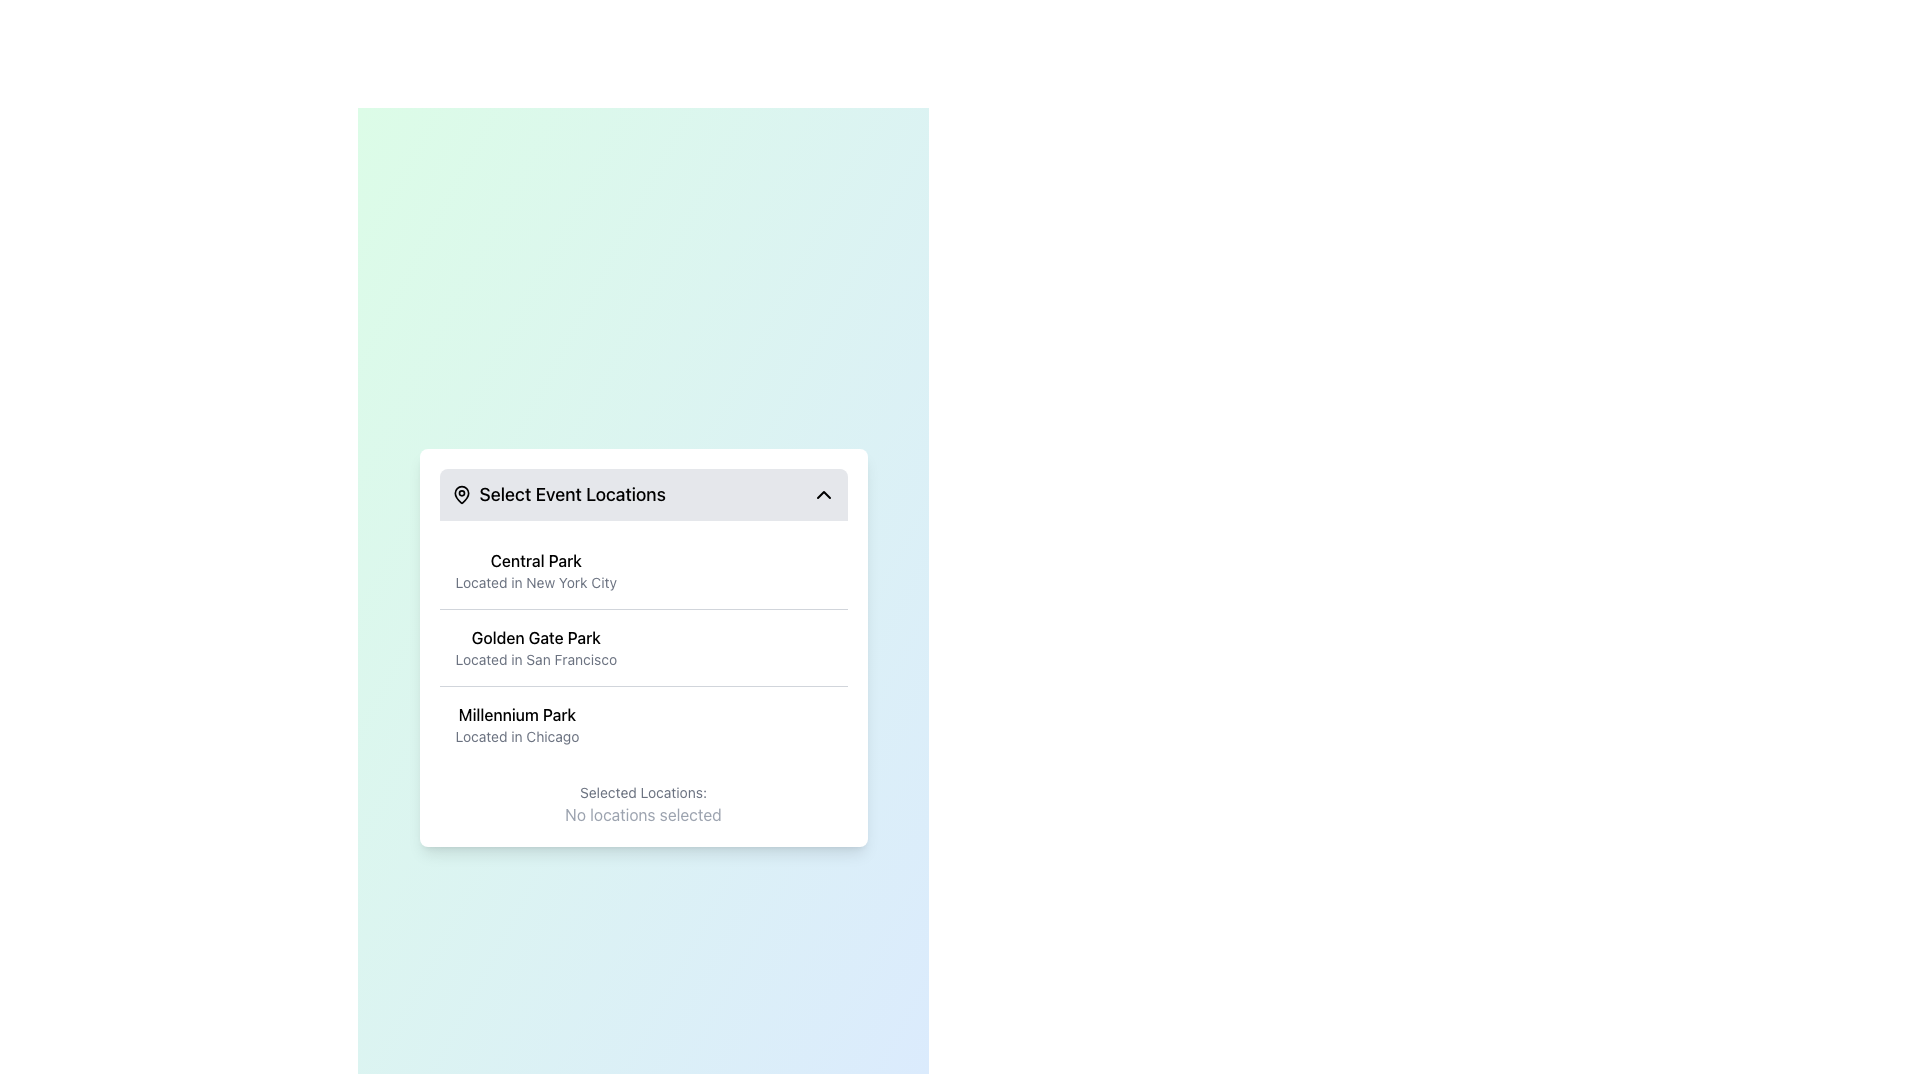  What do you see at coordinates (643, 494) in the screenshot?
I see `the 'Select Event Locations' Collapsible Header` at bounding box center [643, 494].